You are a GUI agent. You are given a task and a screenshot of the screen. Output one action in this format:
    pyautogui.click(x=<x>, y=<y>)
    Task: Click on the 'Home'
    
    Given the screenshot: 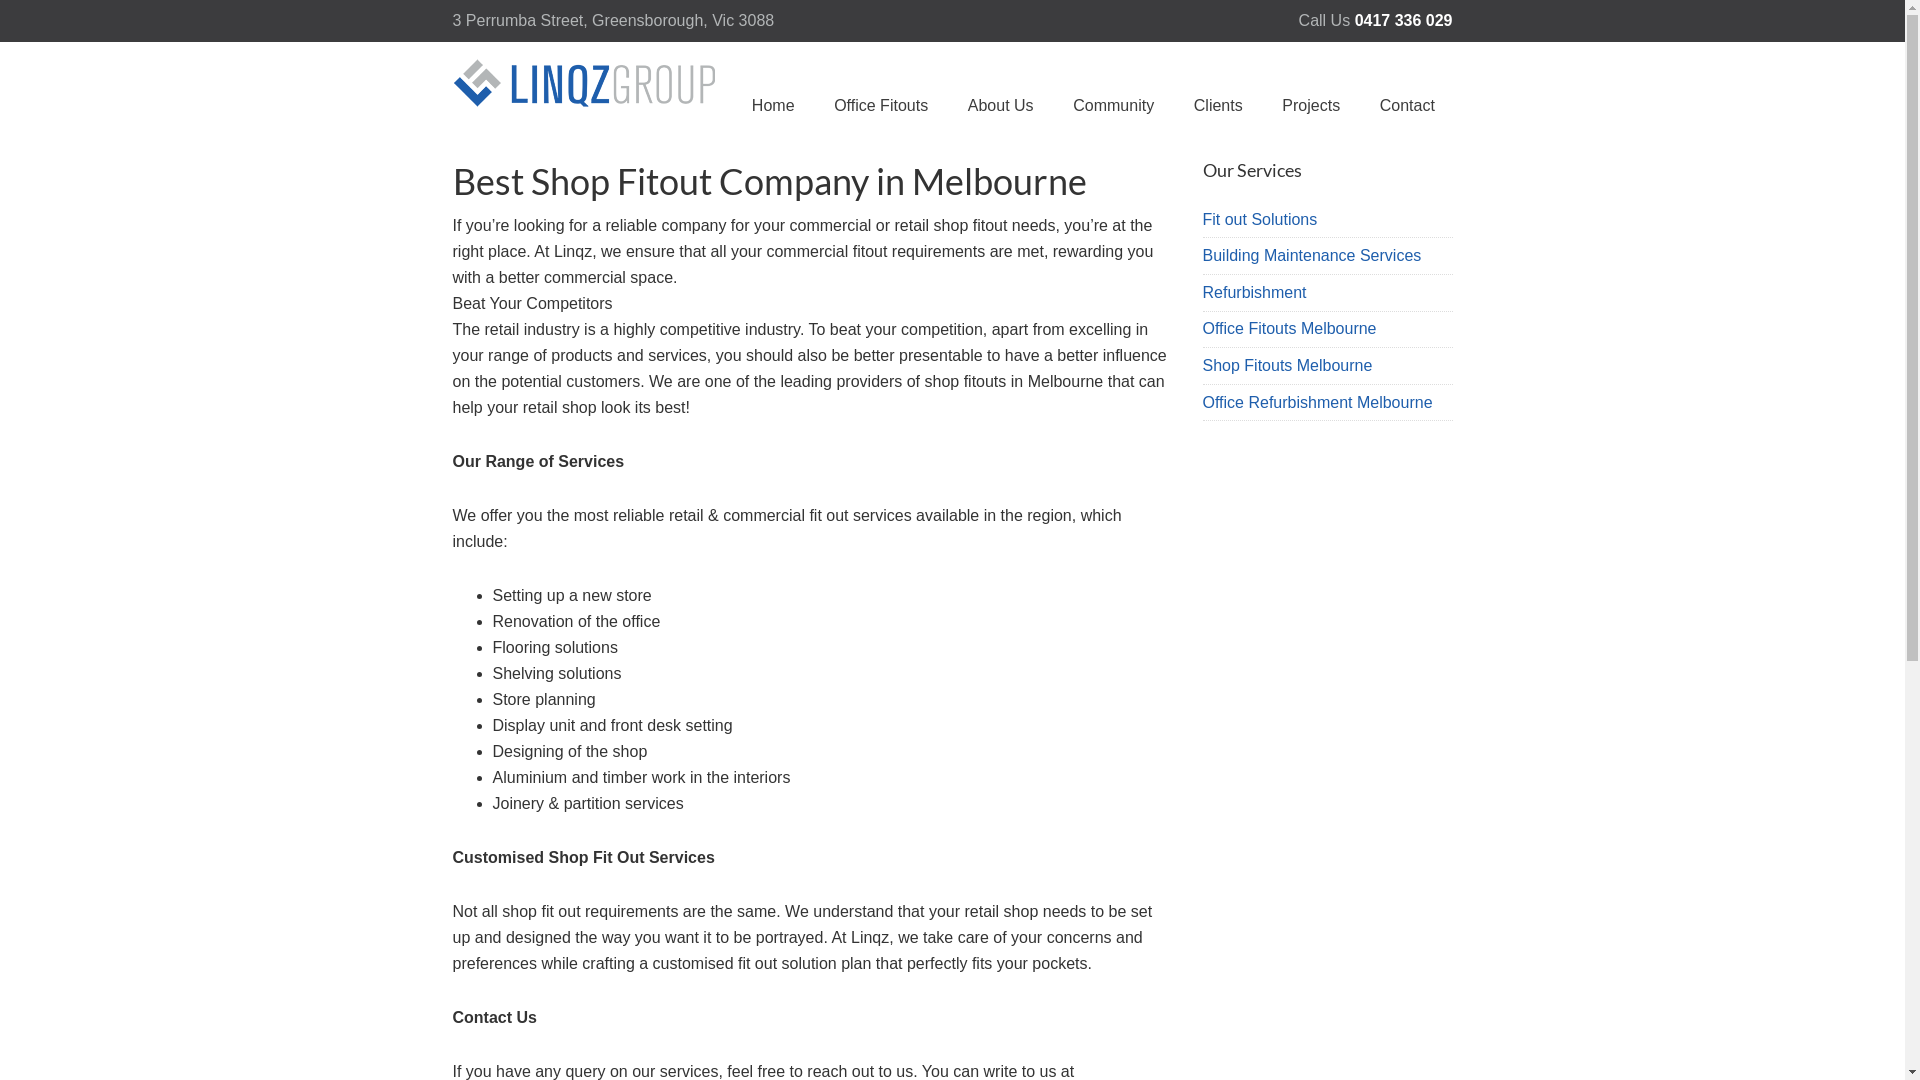 What is the action you would take?
    pyautogui.click(x=771, y=105)
    